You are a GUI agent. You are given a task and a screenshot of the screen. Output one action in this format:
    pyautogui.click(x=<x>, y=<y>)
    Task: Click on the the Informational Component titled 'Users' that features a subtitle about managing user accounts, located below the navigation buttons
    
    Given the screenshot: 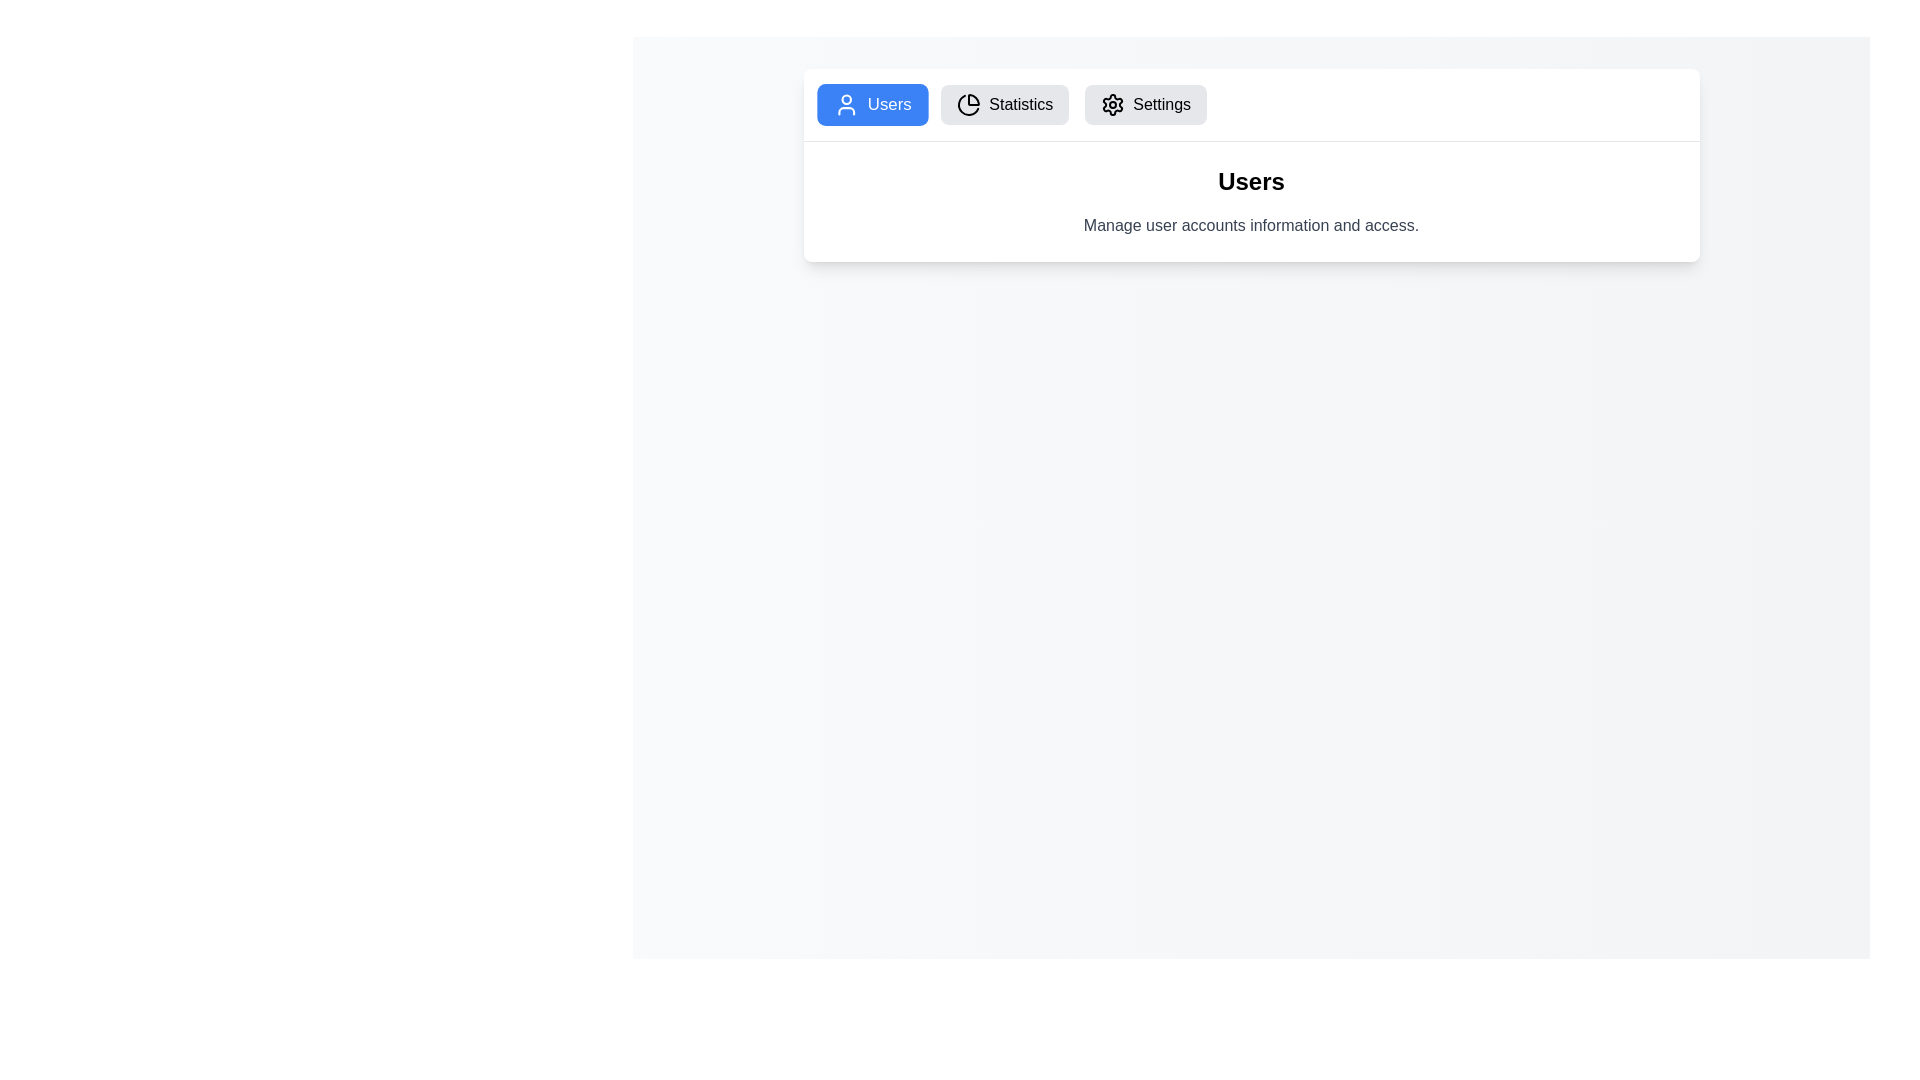 What is the action you would take?
    pyautogui.click(x=1250, y=201)
    